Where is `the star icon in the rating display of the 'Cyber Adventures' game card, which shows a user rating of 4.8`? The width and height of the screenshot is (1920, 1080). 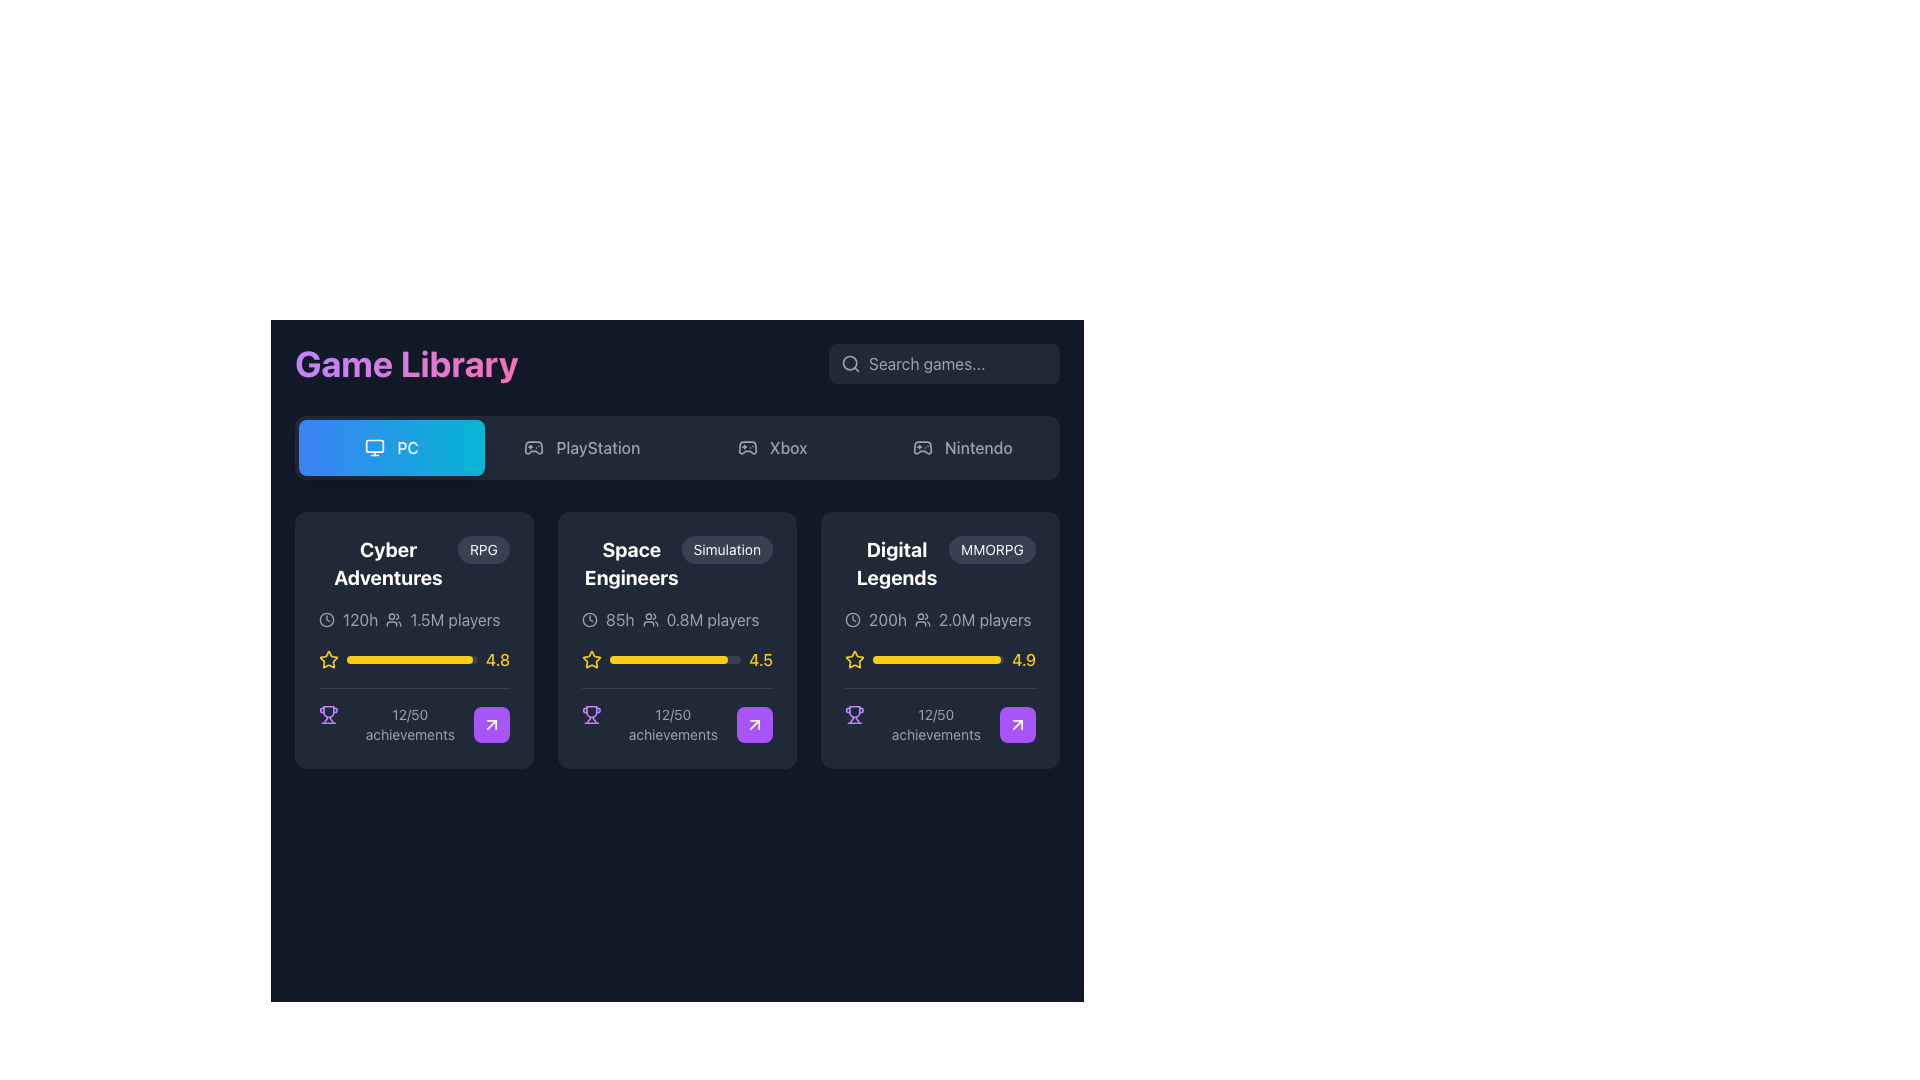
the star icon in the rating display of the 'Cyber Adventures' game card, which shows a user rating of 4.8 is located at coordinates (413, 659).